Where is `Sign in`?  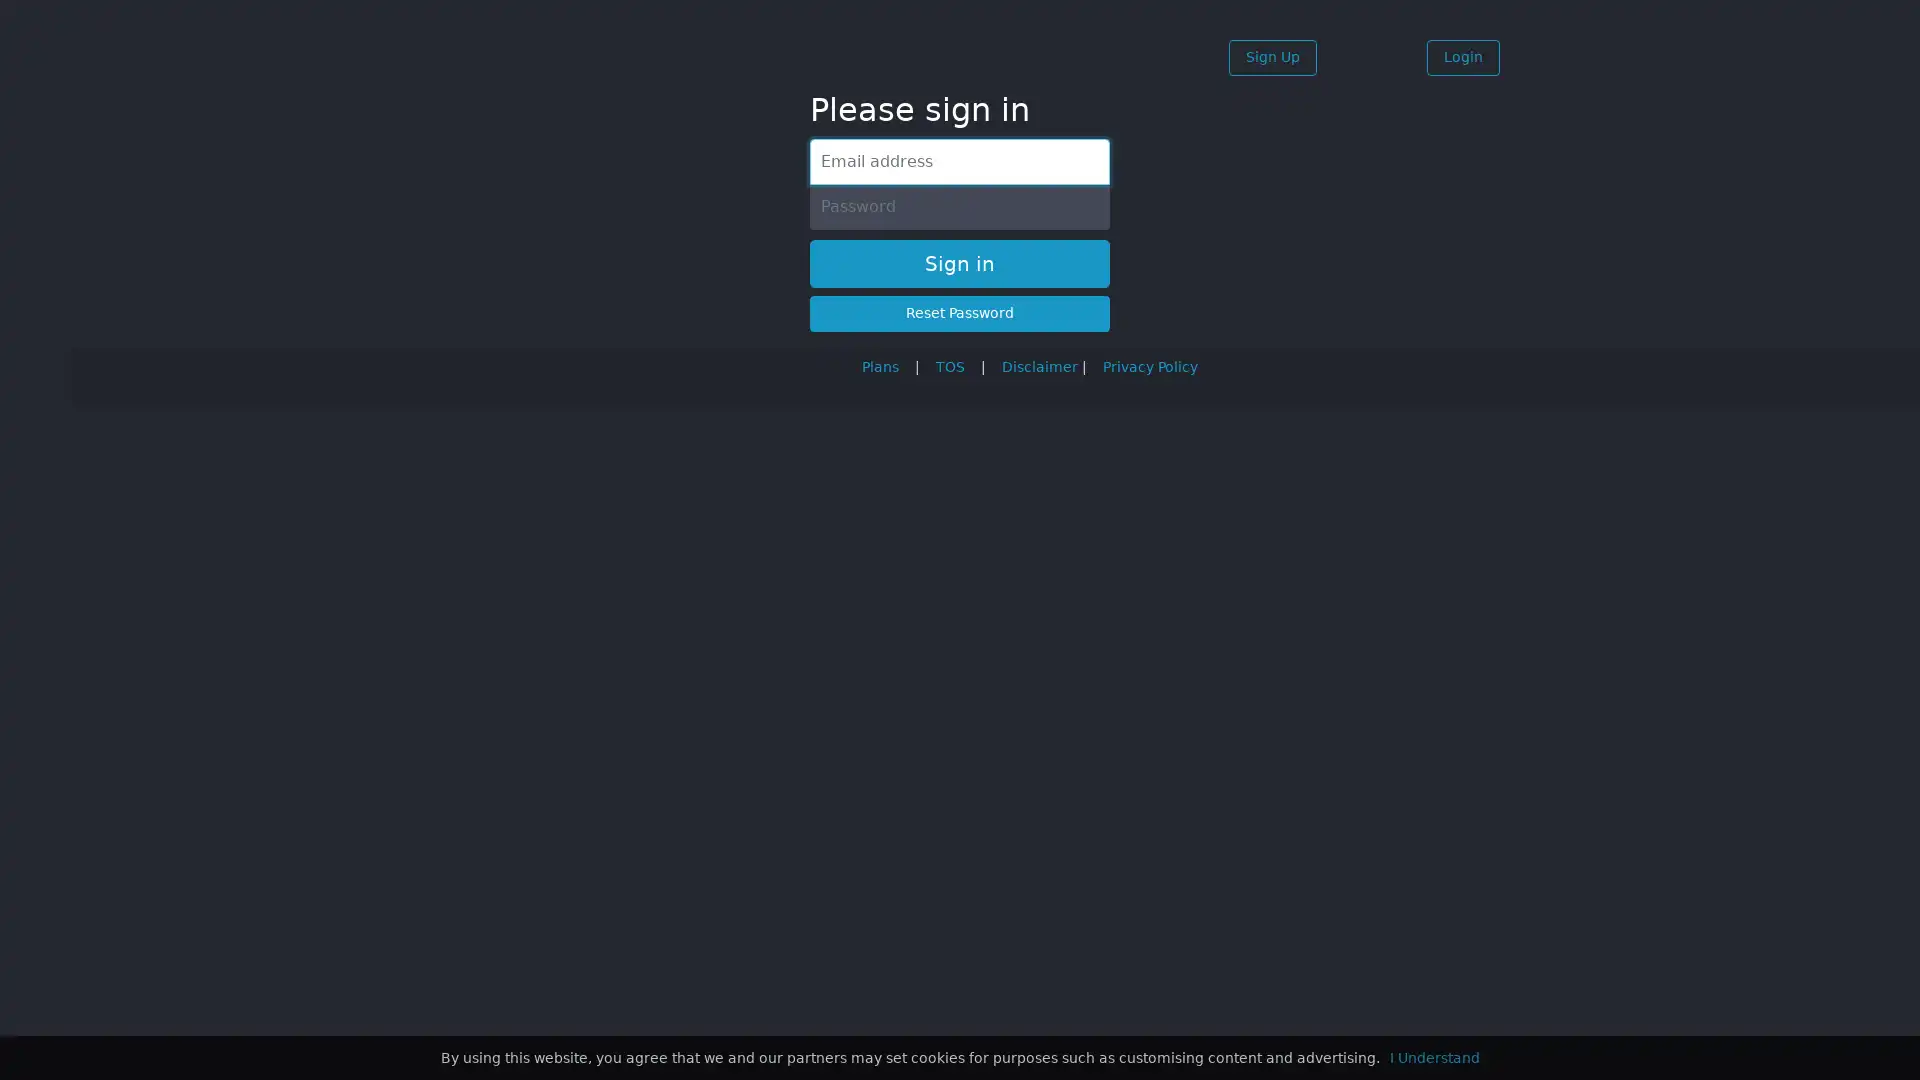
Sign in is located at coordinates (960, 262).